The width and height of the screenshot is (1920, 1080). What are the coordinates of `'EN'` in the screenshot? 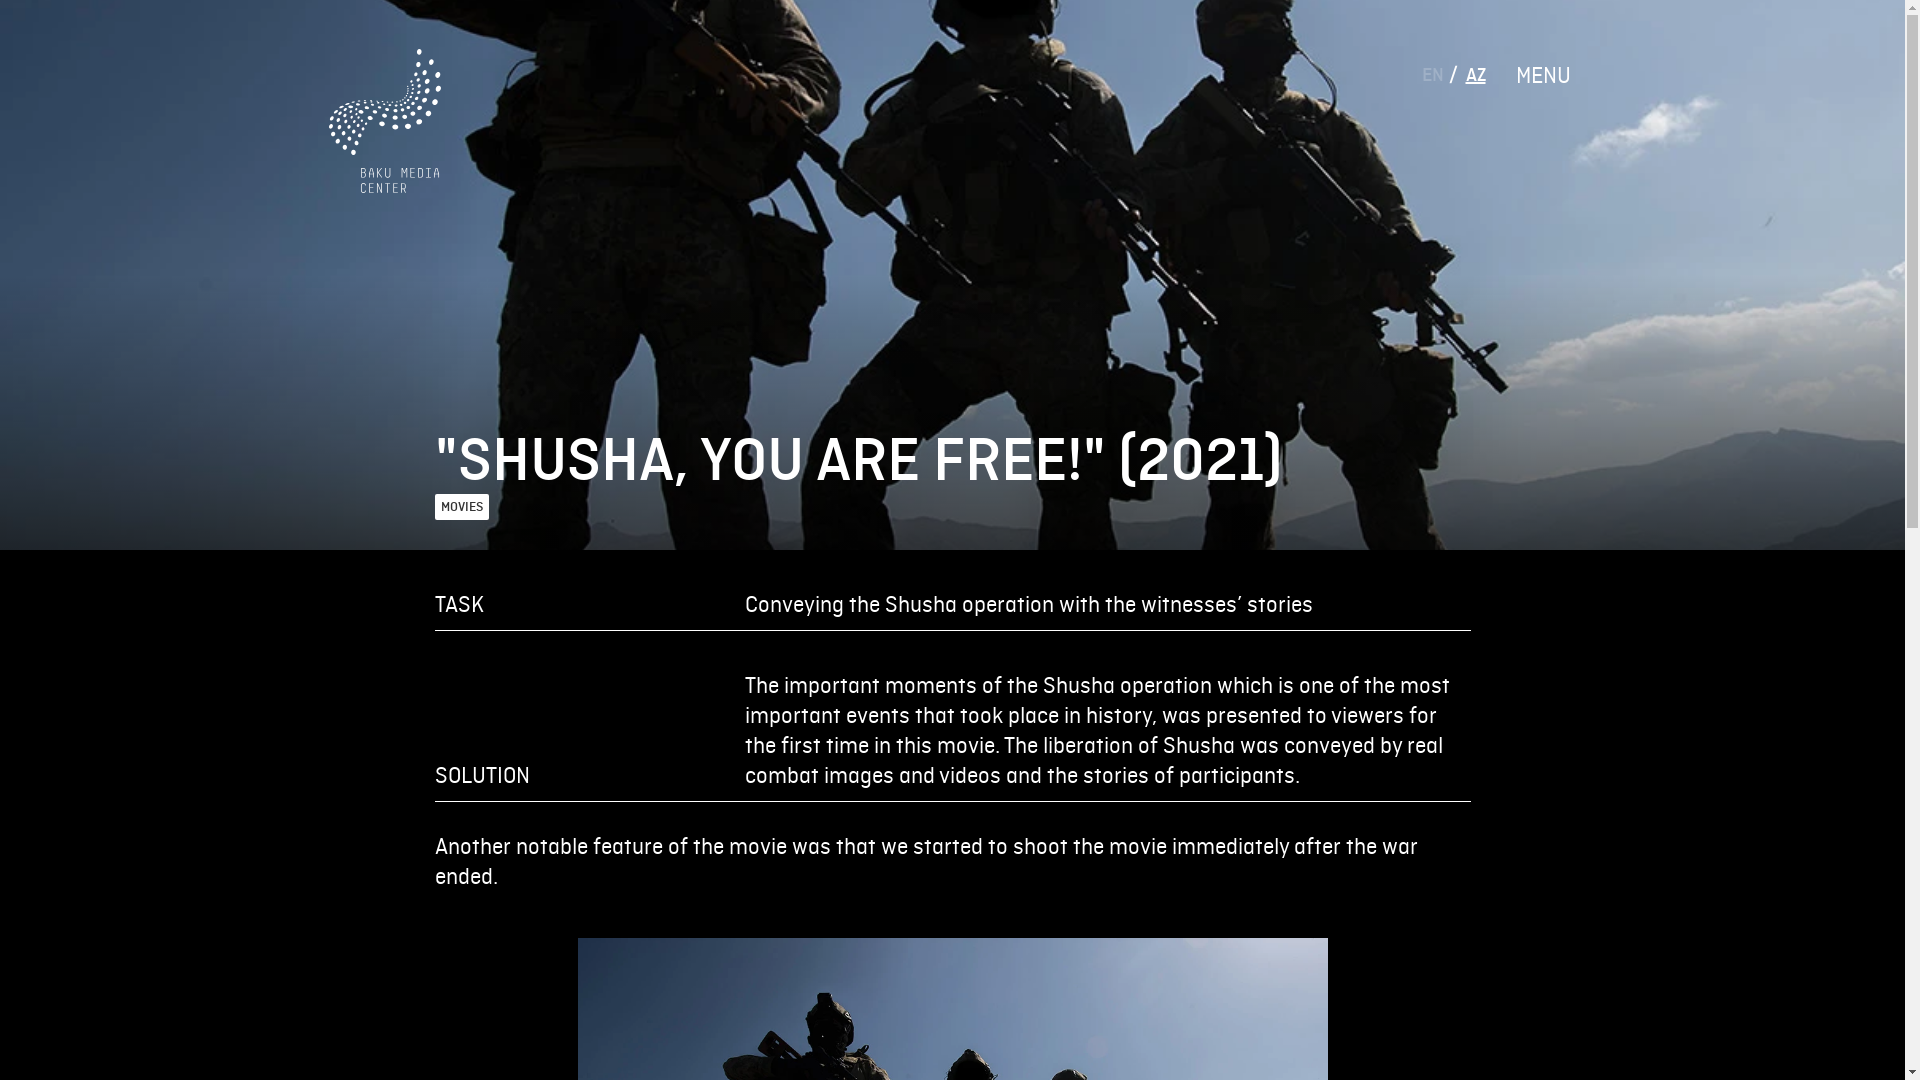 It's located at (1432, 73).